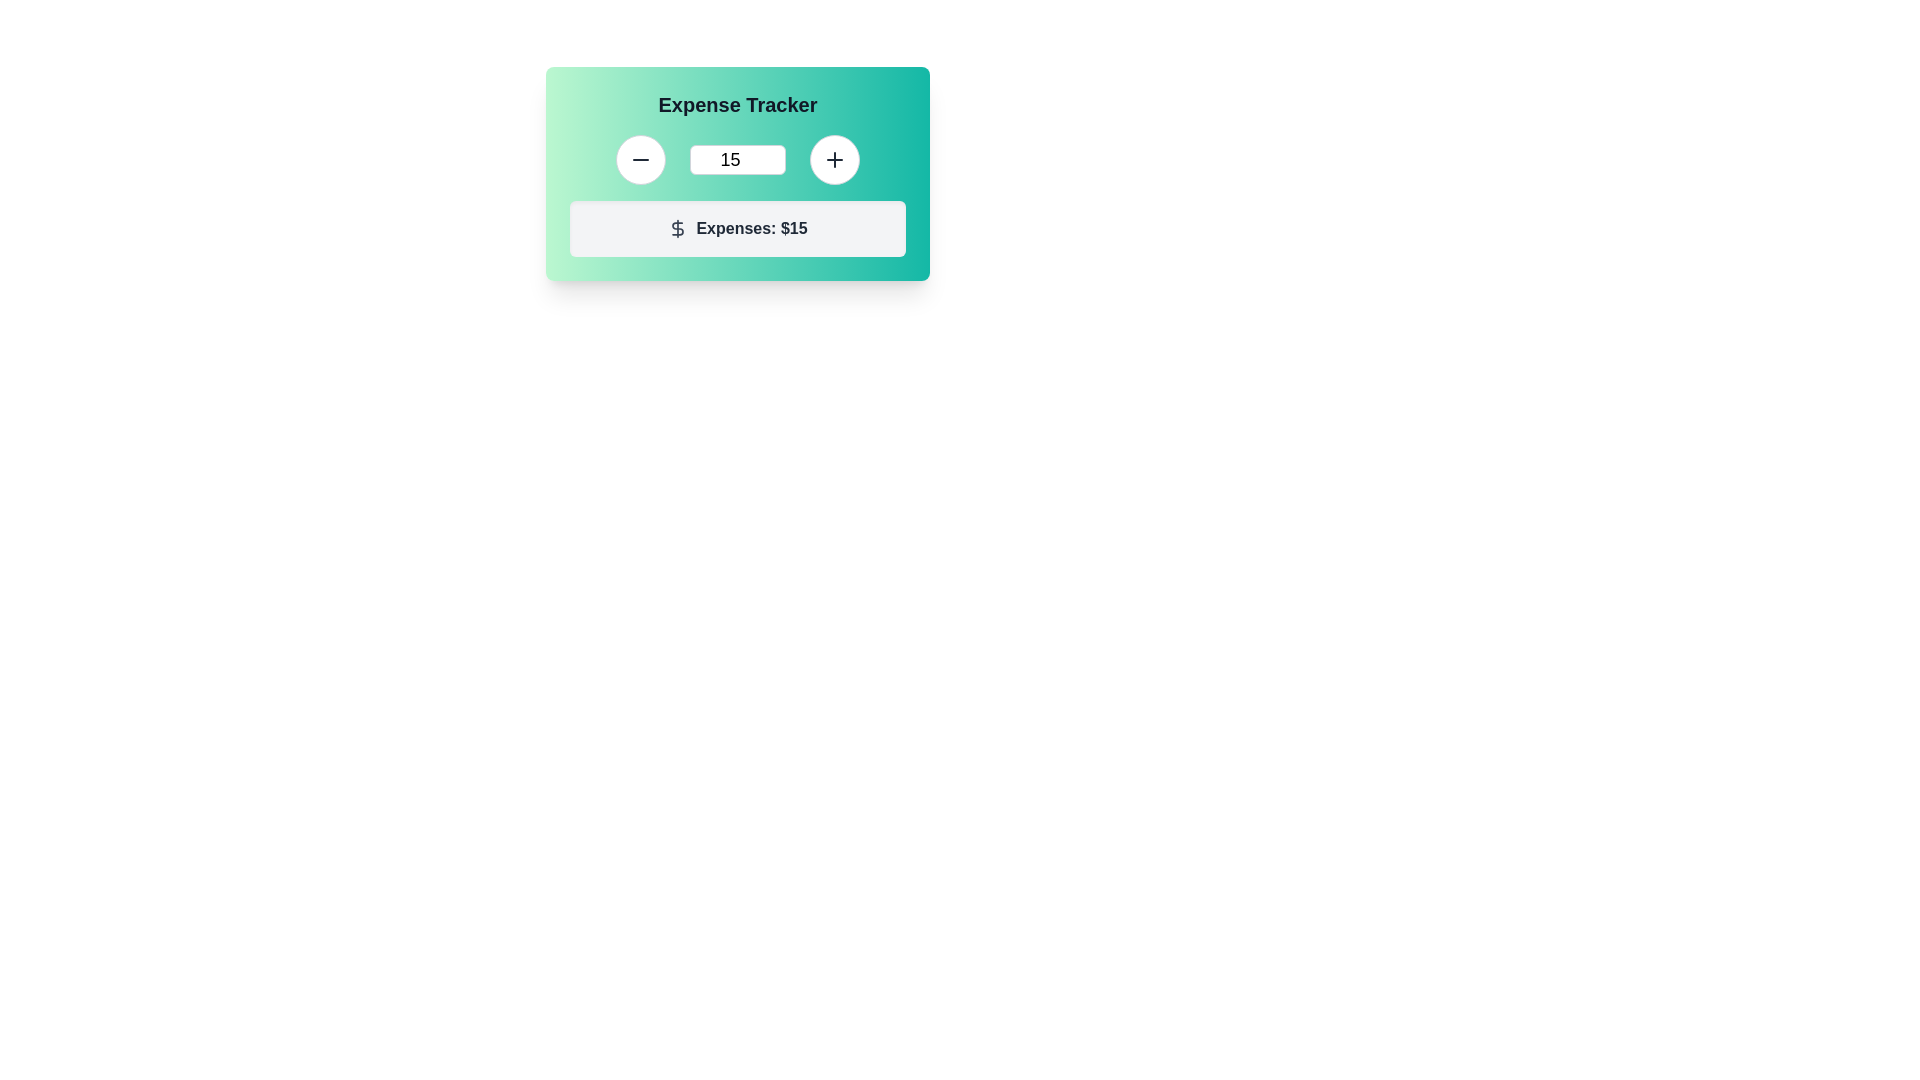 The width and height of the screenshot is (1920, 1080). I want to click on the circular button with a white background and a minus icon to trigger the hover effect in the Expense Tracker interface, so click(641, 158).